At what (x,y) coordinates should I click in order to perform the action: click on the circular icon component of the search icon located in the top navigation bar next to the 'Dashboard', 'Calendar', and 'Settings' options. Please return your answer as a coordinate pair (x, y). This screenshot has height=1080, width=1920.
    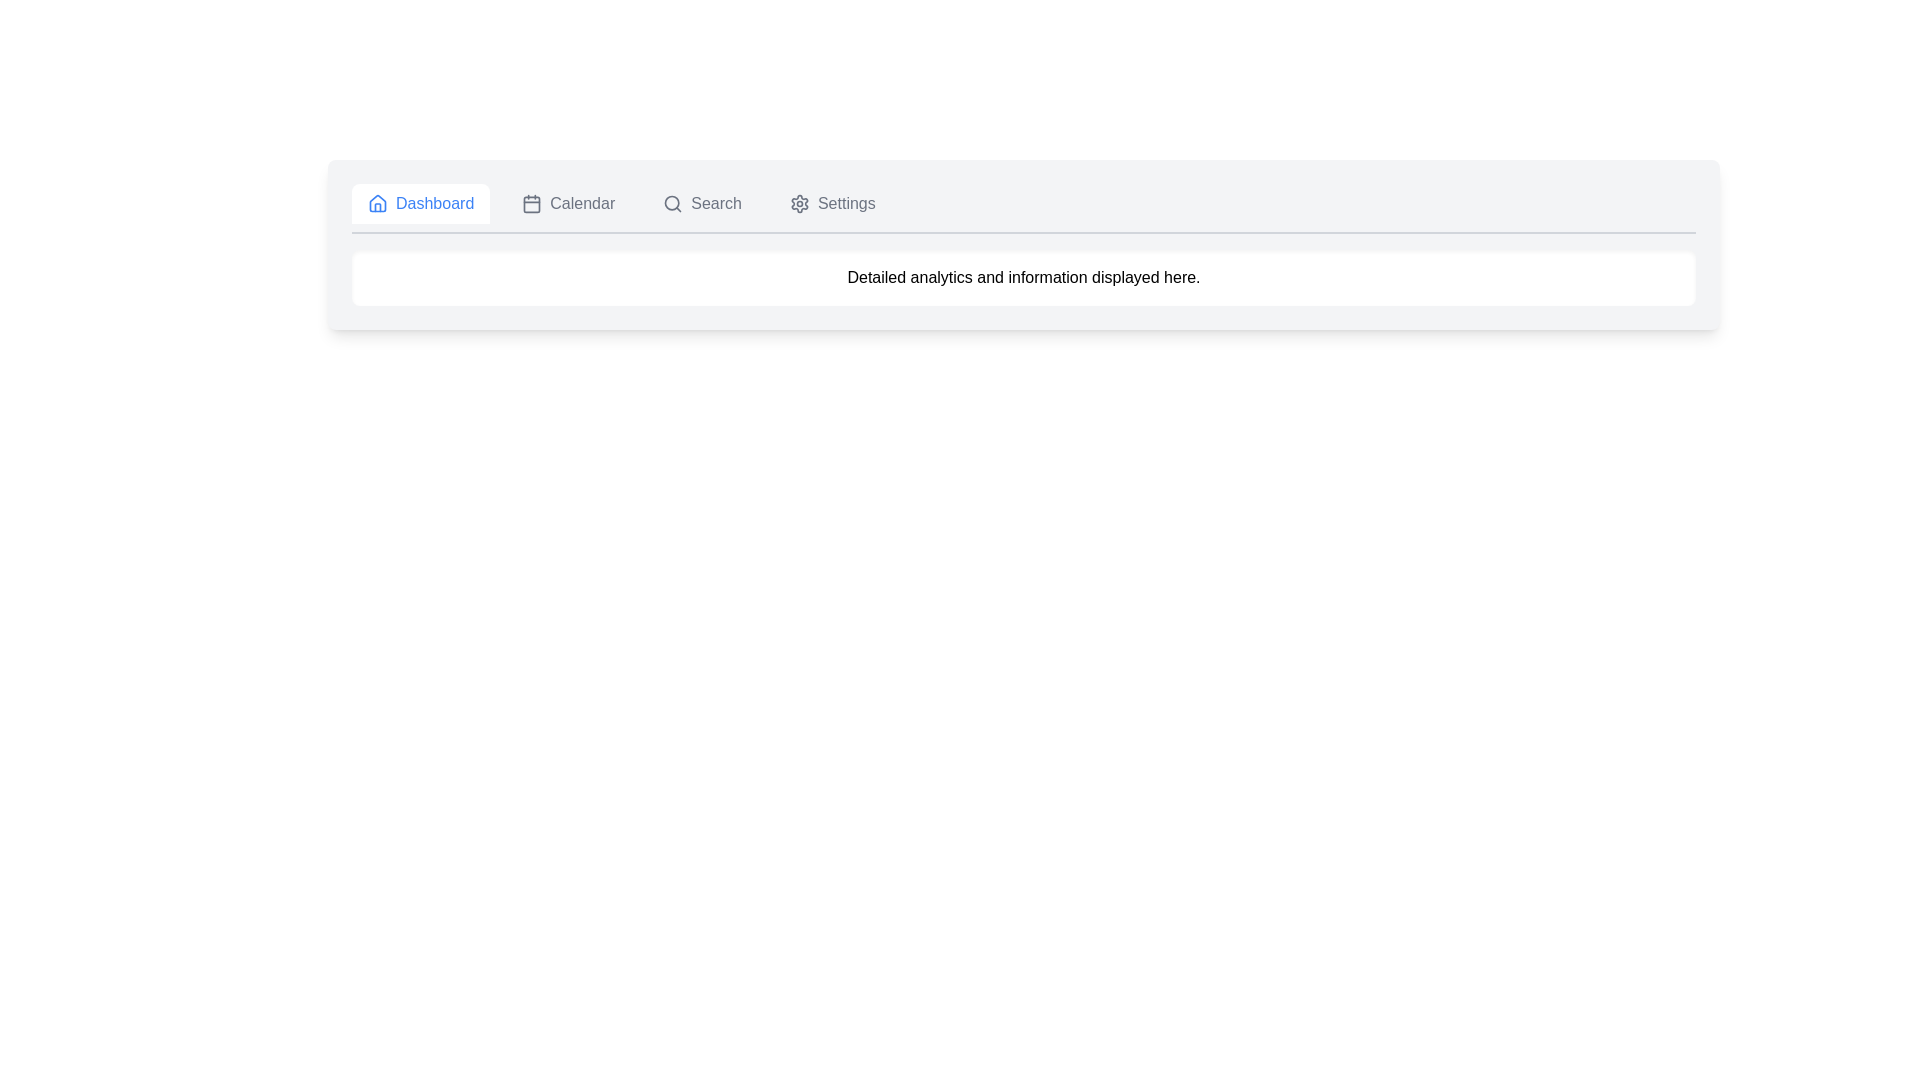
    Looking at the image, I should click on (672, 203).